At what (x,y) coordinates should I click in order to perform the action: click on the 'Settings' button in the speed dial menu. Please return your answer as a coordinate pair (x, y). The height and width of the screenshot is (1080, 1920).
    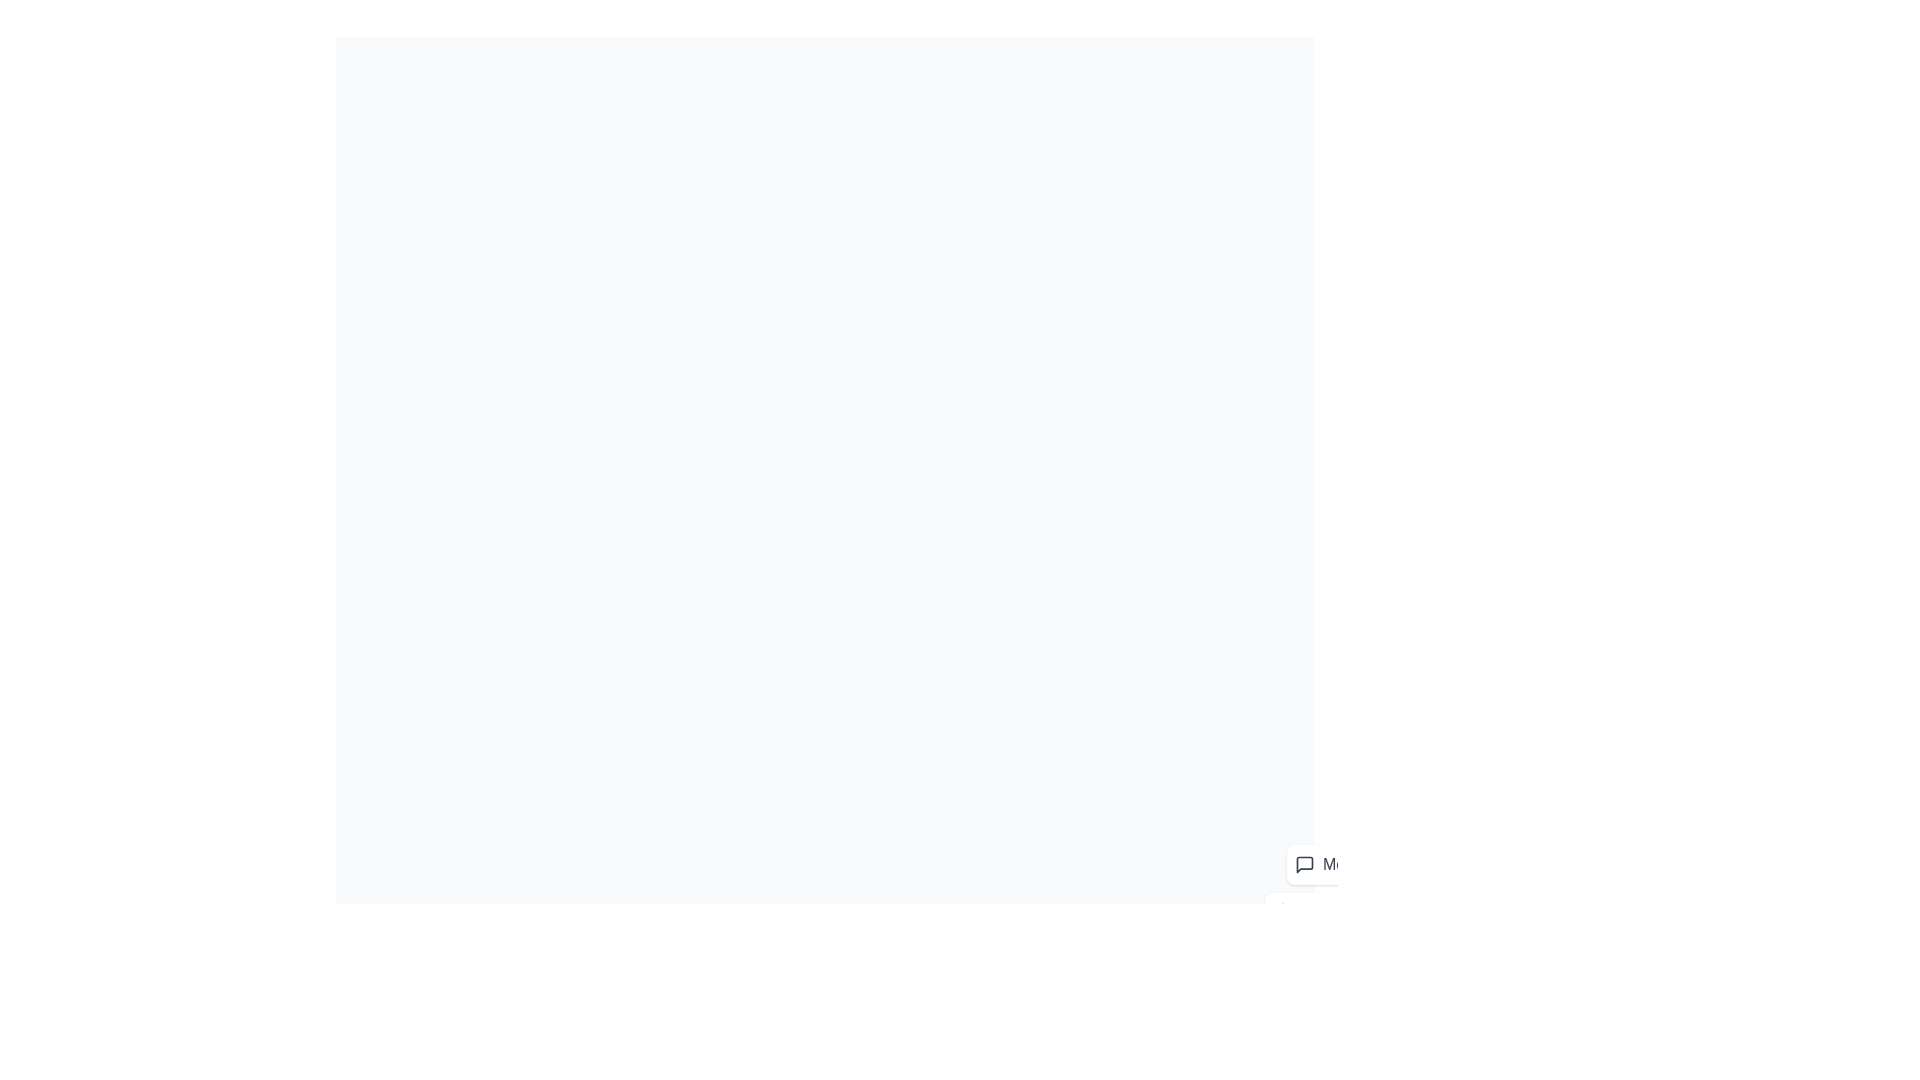
    Looking at the image, I should click on (1344, 959).